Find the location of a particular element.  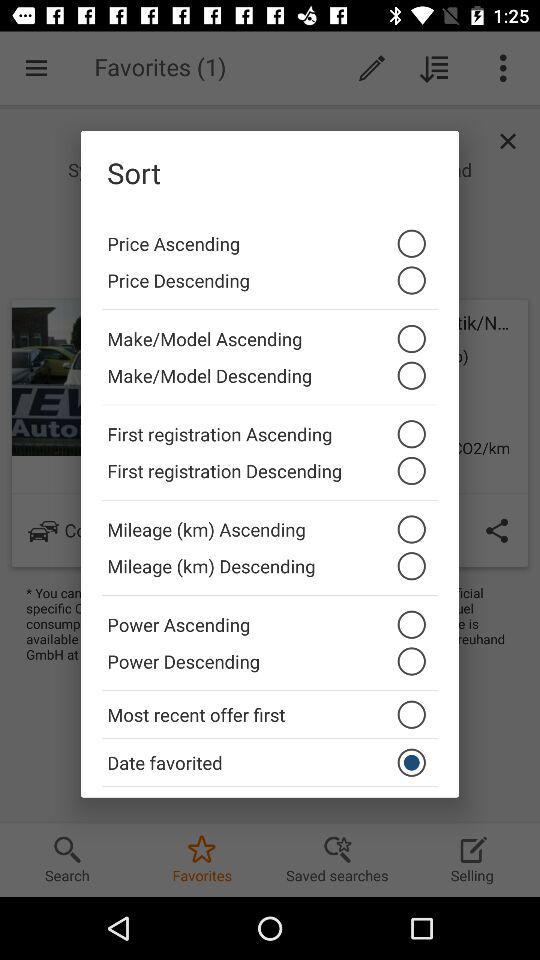

the price descending is located at coordinates (270, 284).